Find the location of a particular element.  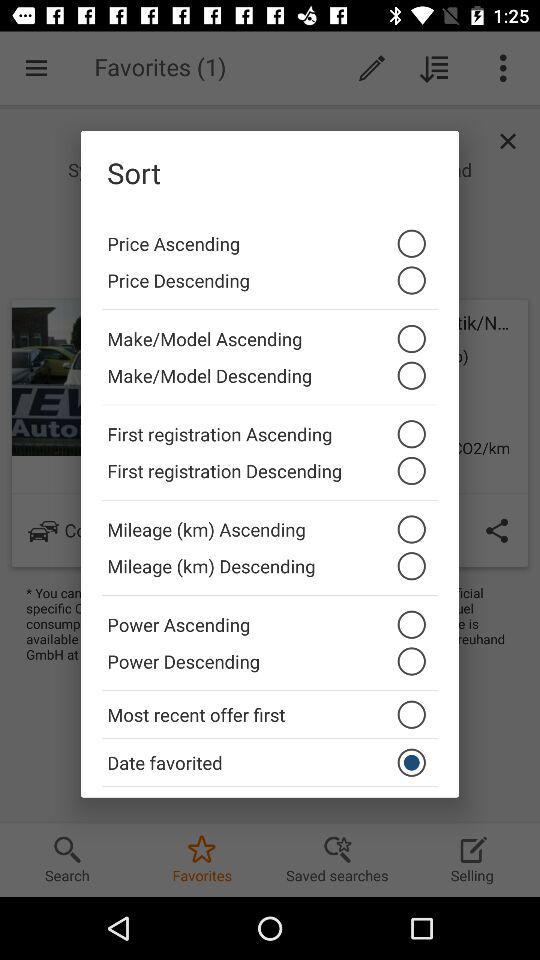

the price descending is located at coordinates (270, 284).